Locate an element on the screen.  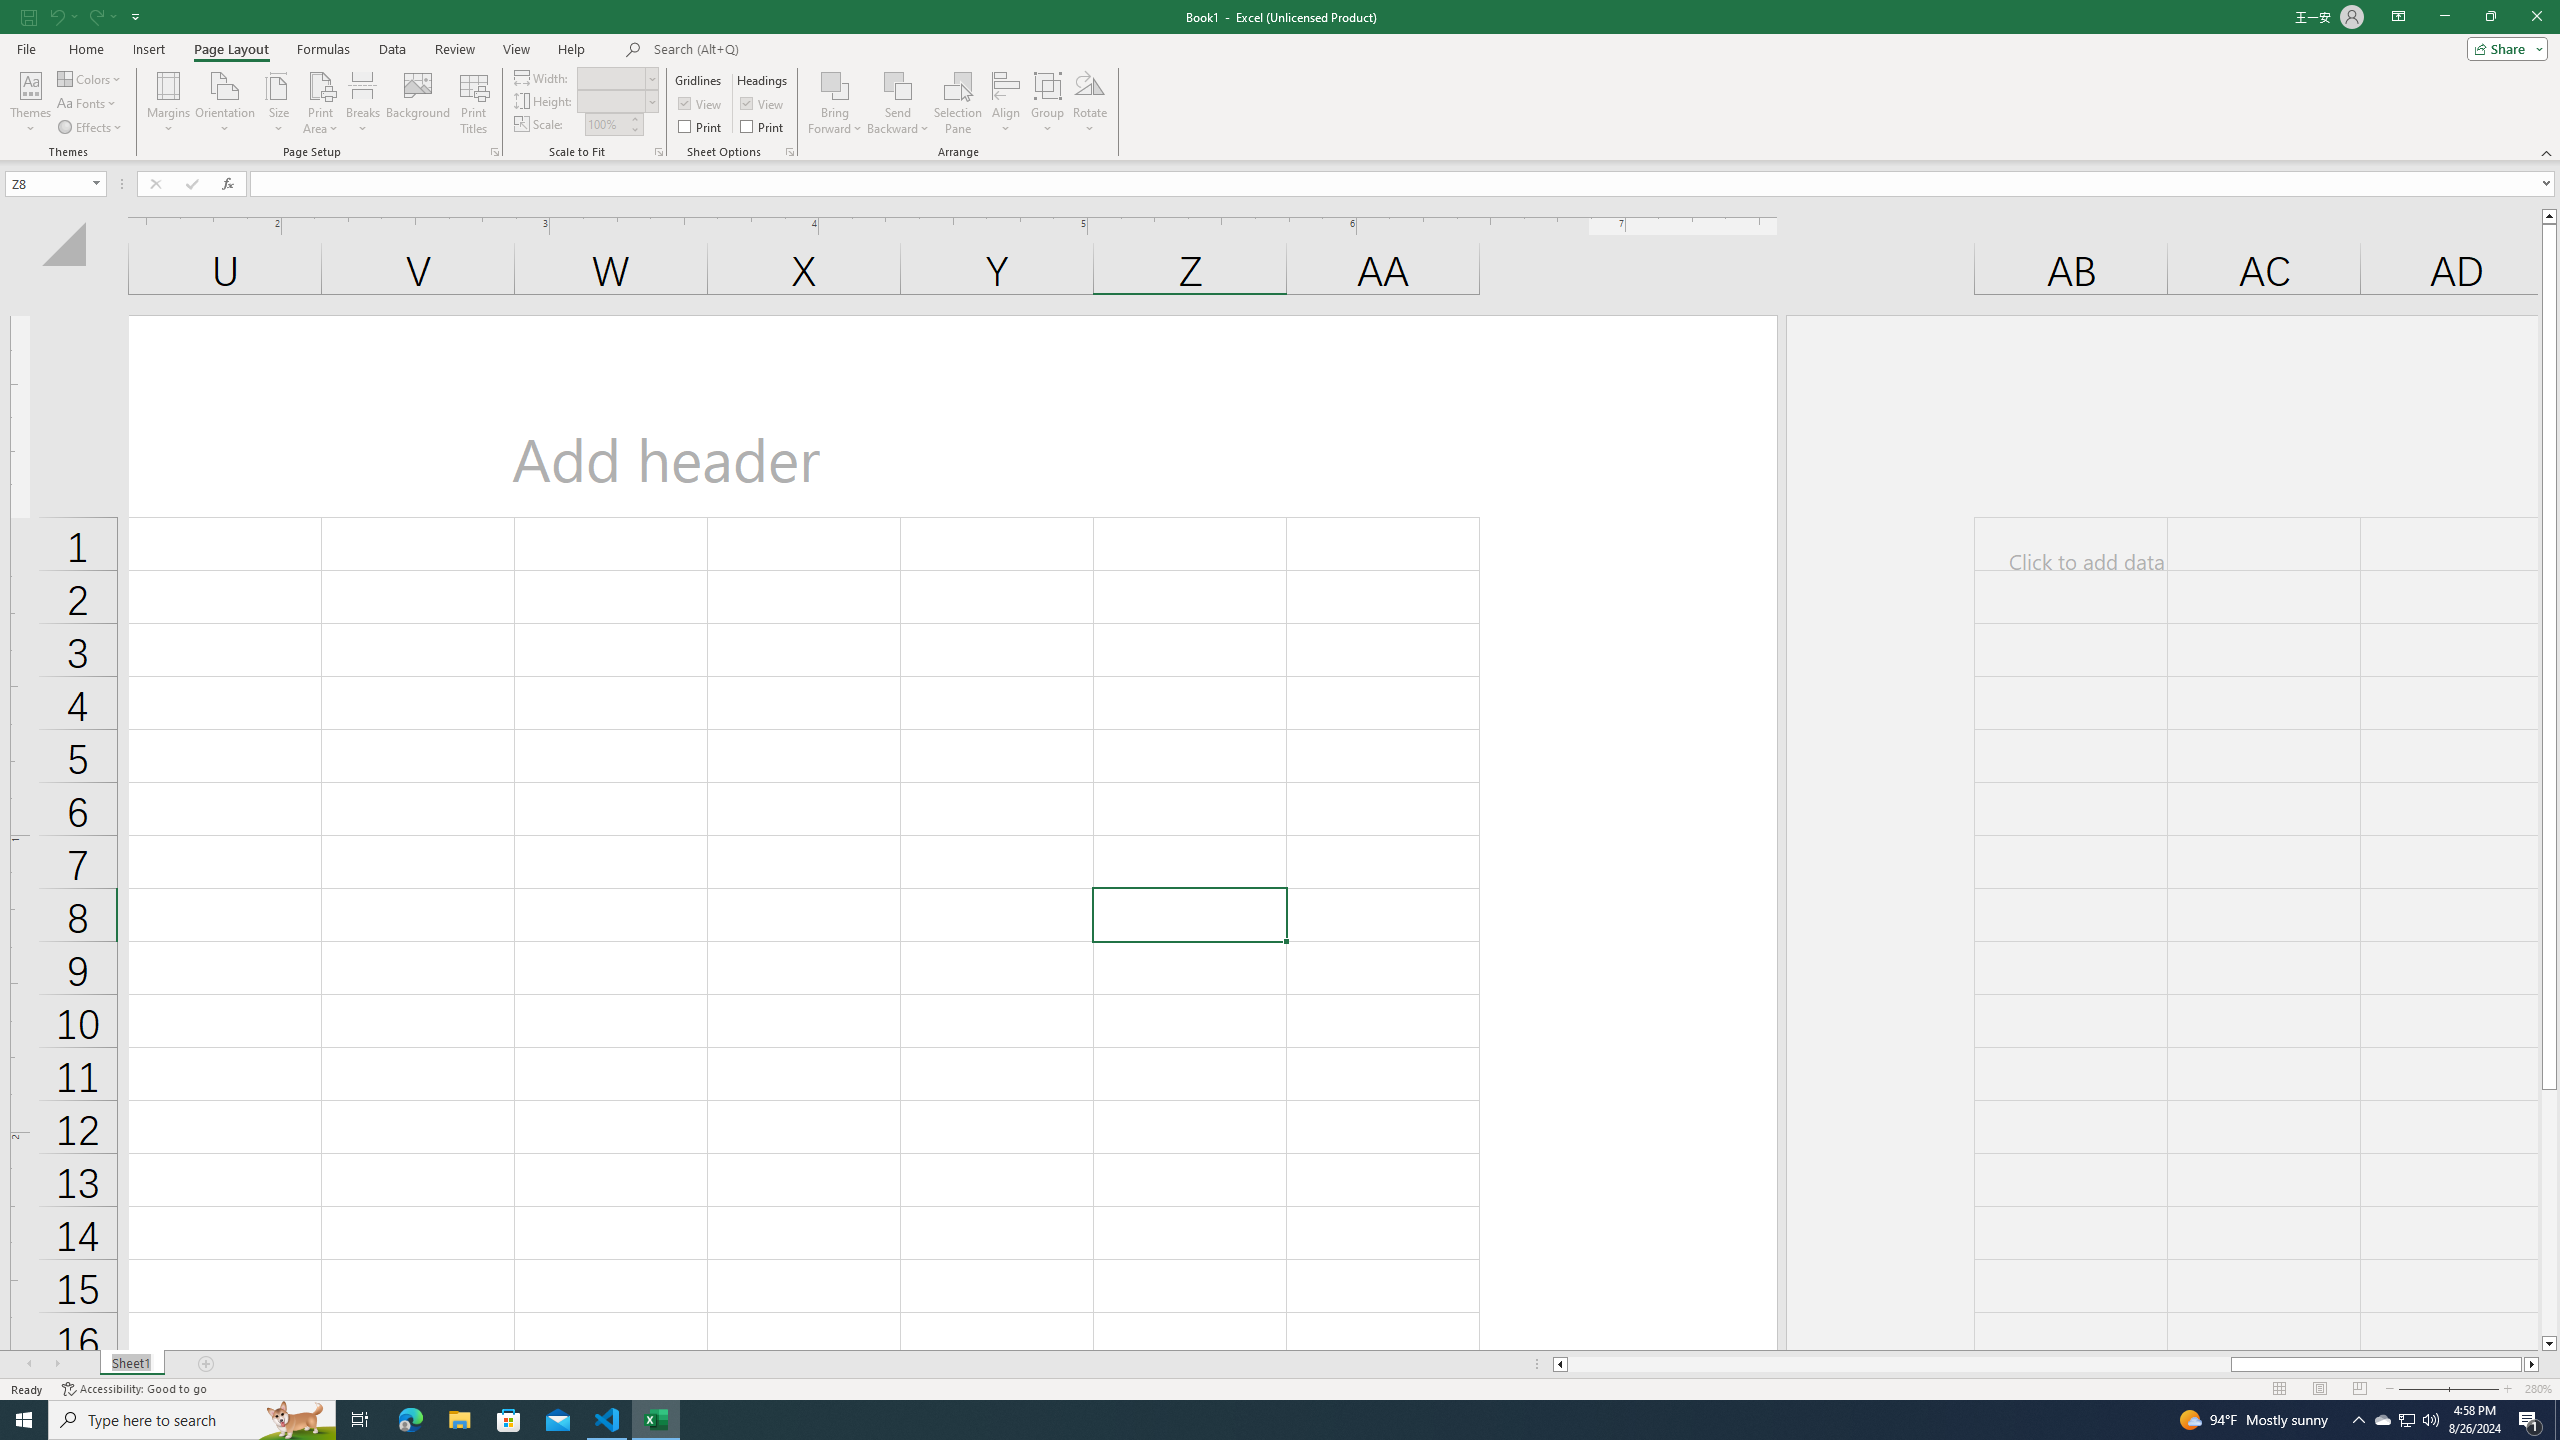
'Align' is located at coordinates (1006, 103).